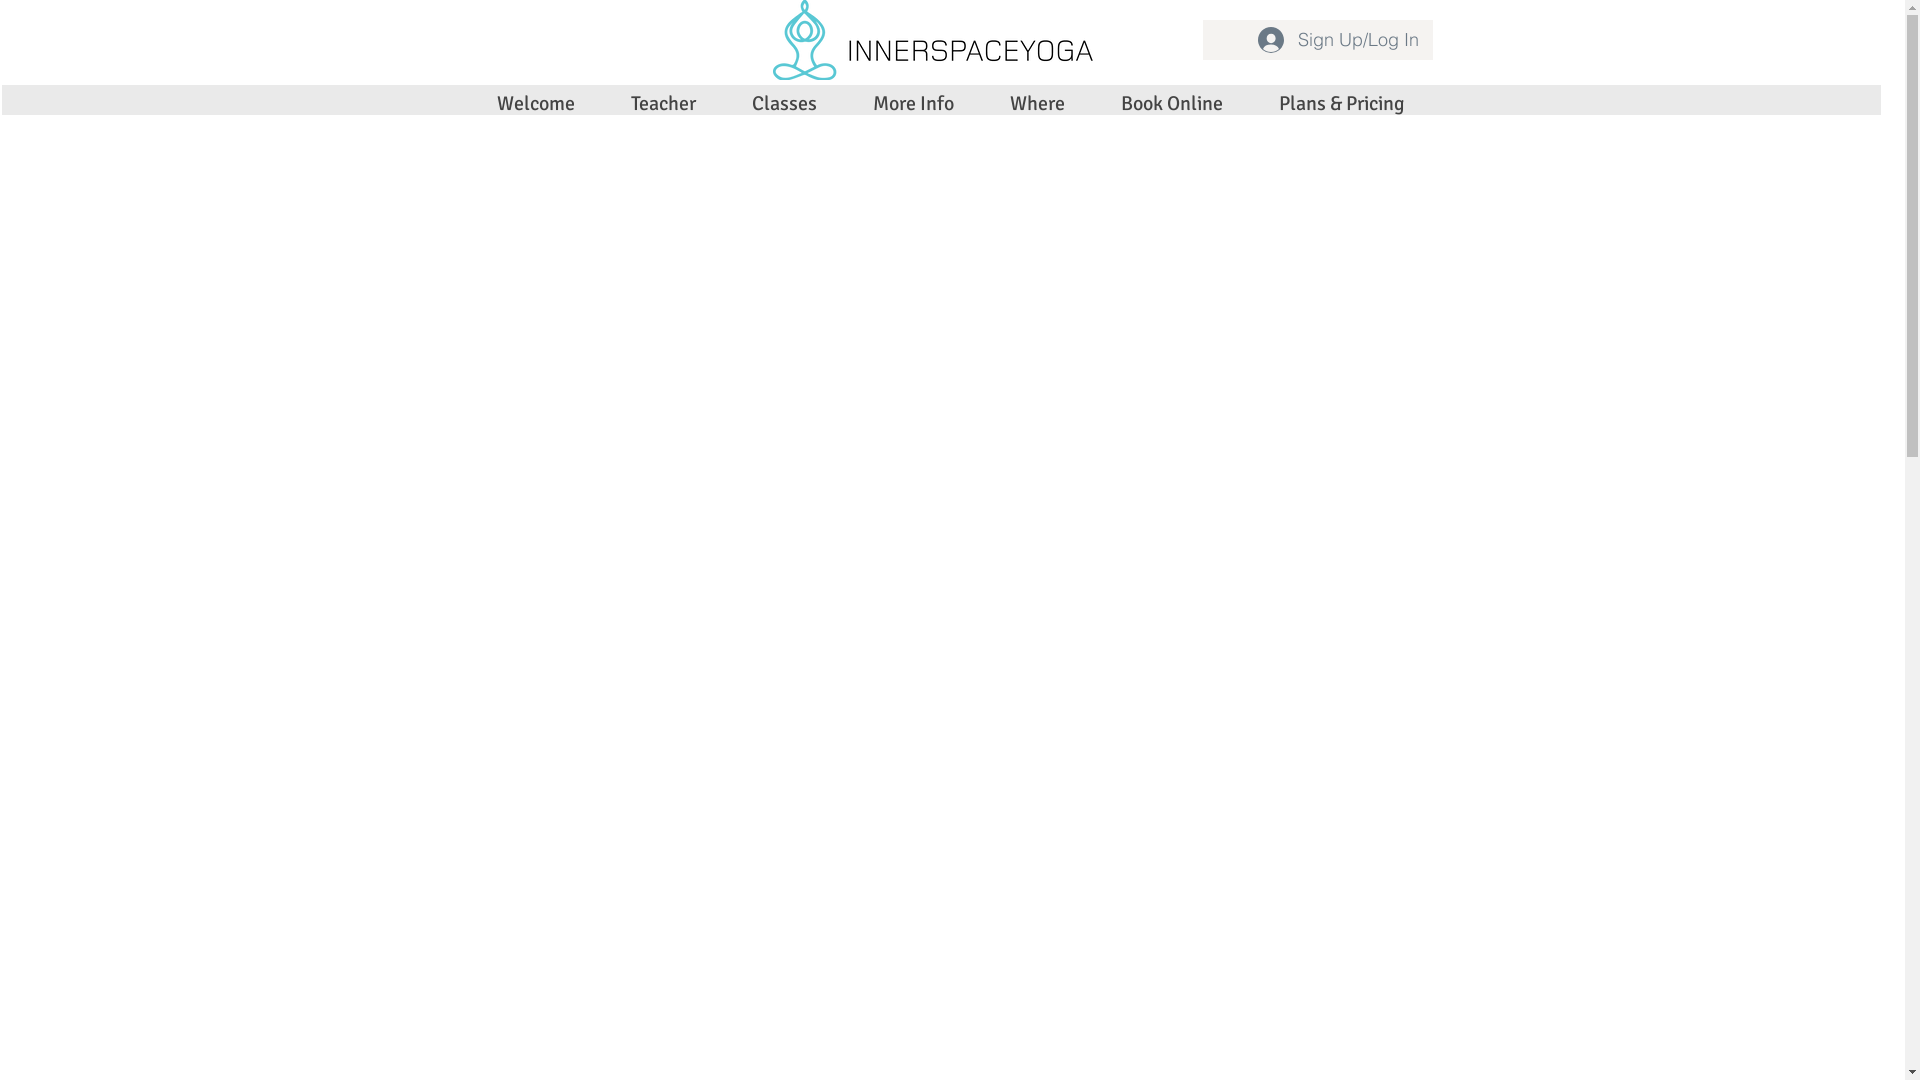  I want to click on 'Plans & Pricing', so click(1340, 104).